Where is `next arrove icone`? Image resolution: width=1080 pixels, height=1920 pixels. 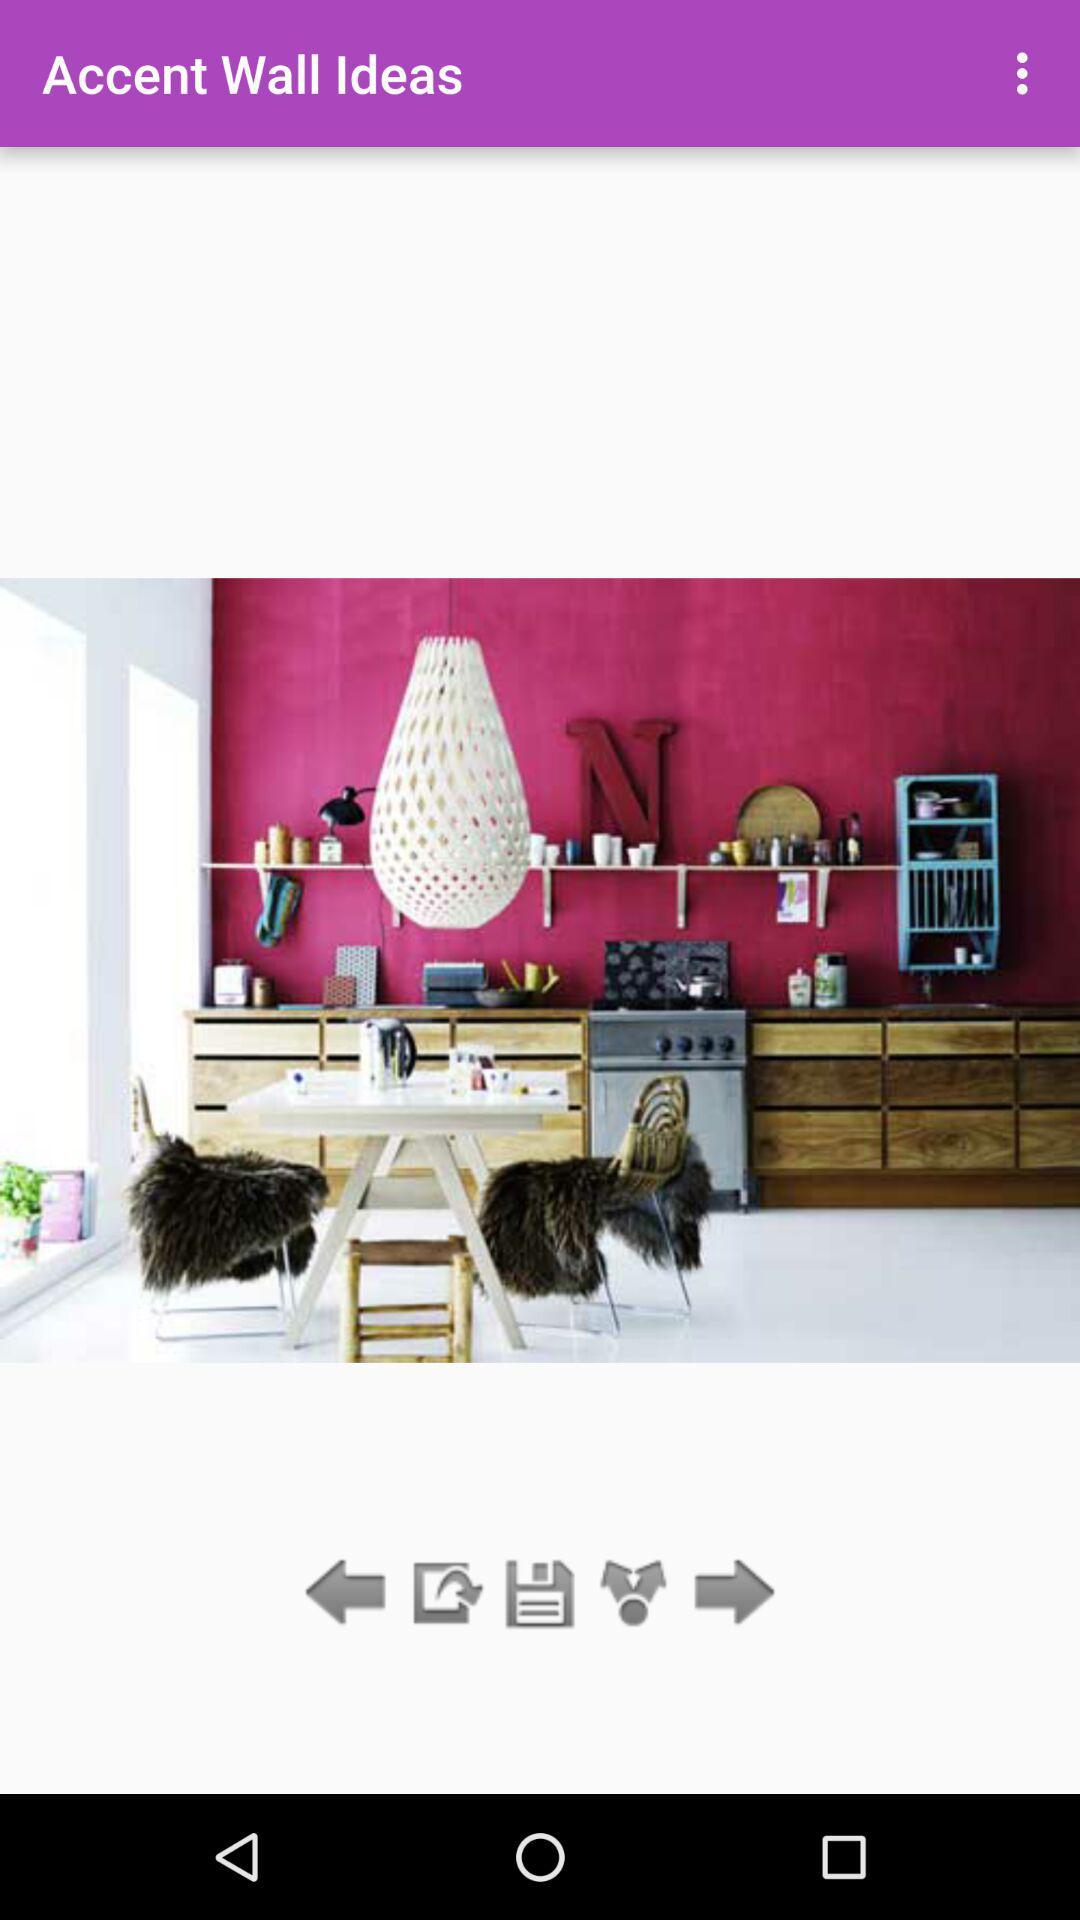 next arrove icone is located at coordinates (729, 1593).